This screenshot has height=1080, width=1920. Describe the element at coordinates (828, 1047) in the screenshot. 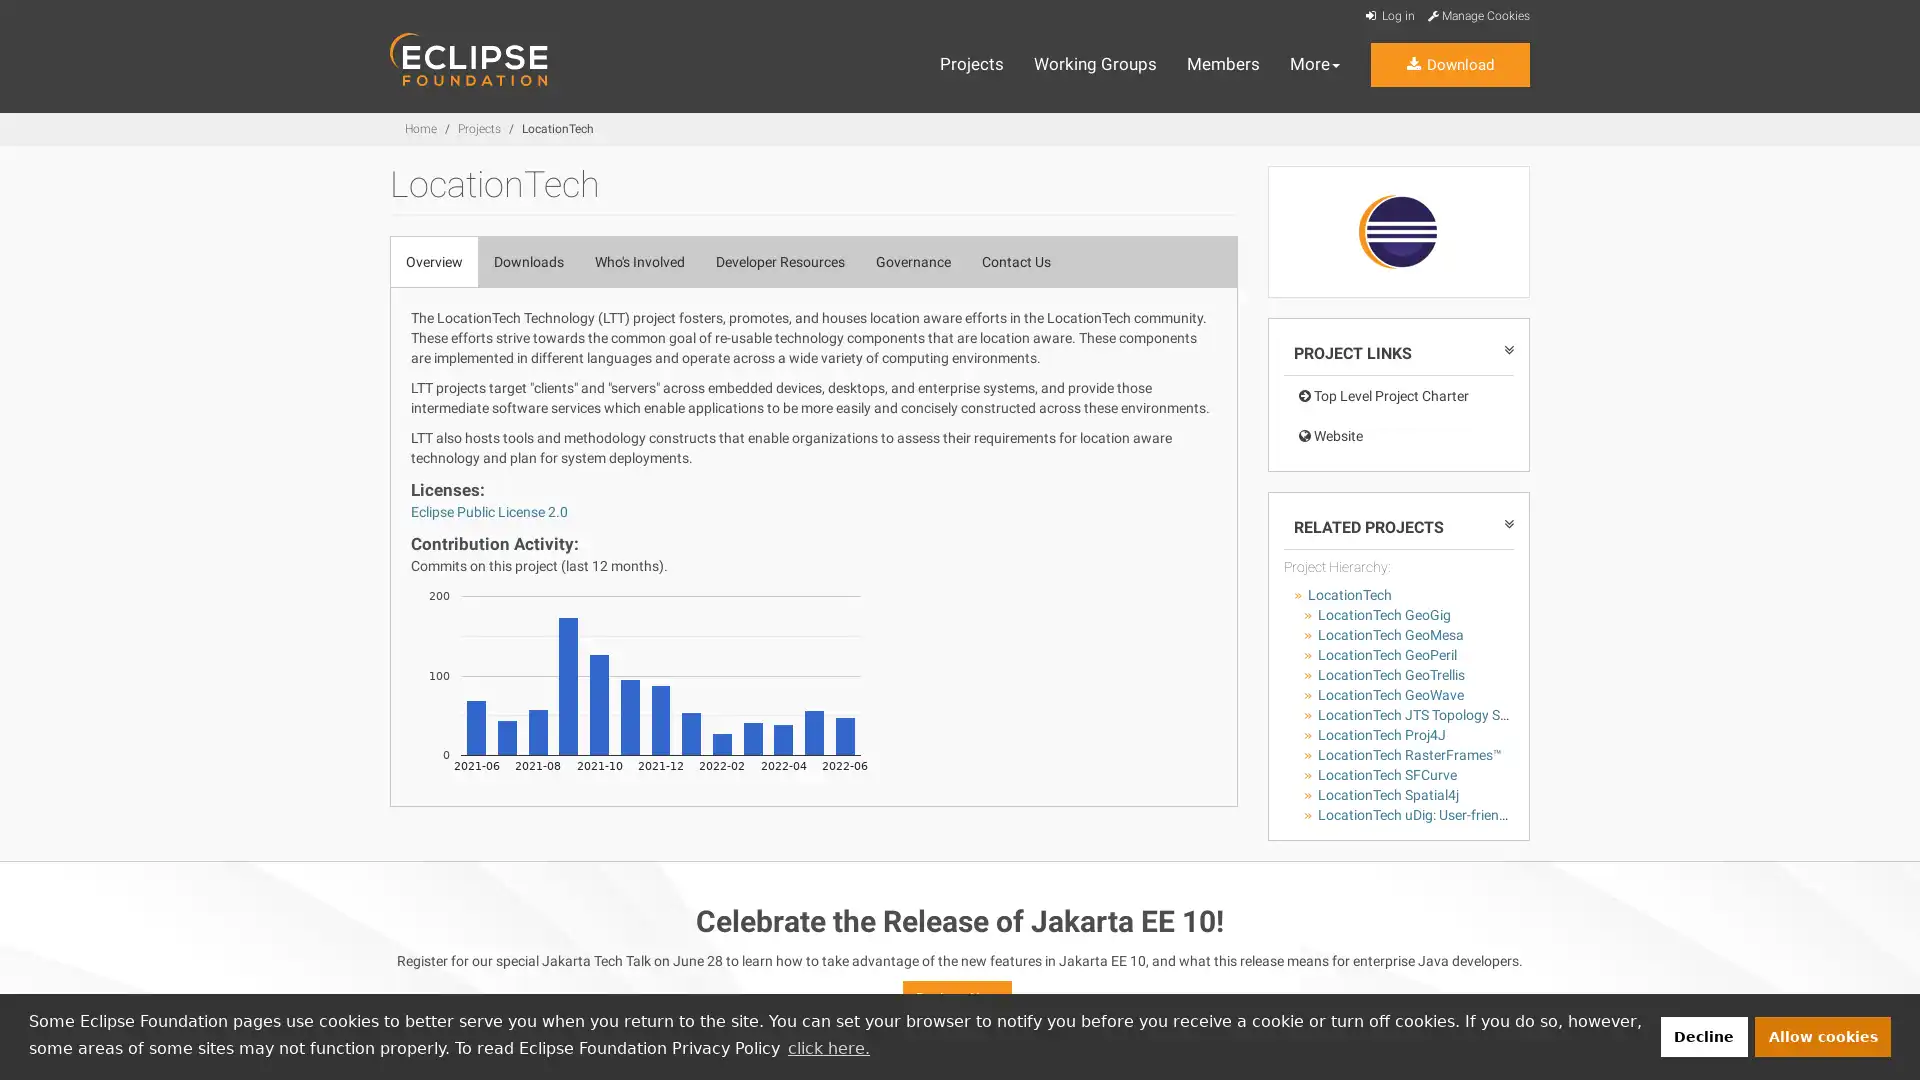

I see `learn more about cookies` at that location.